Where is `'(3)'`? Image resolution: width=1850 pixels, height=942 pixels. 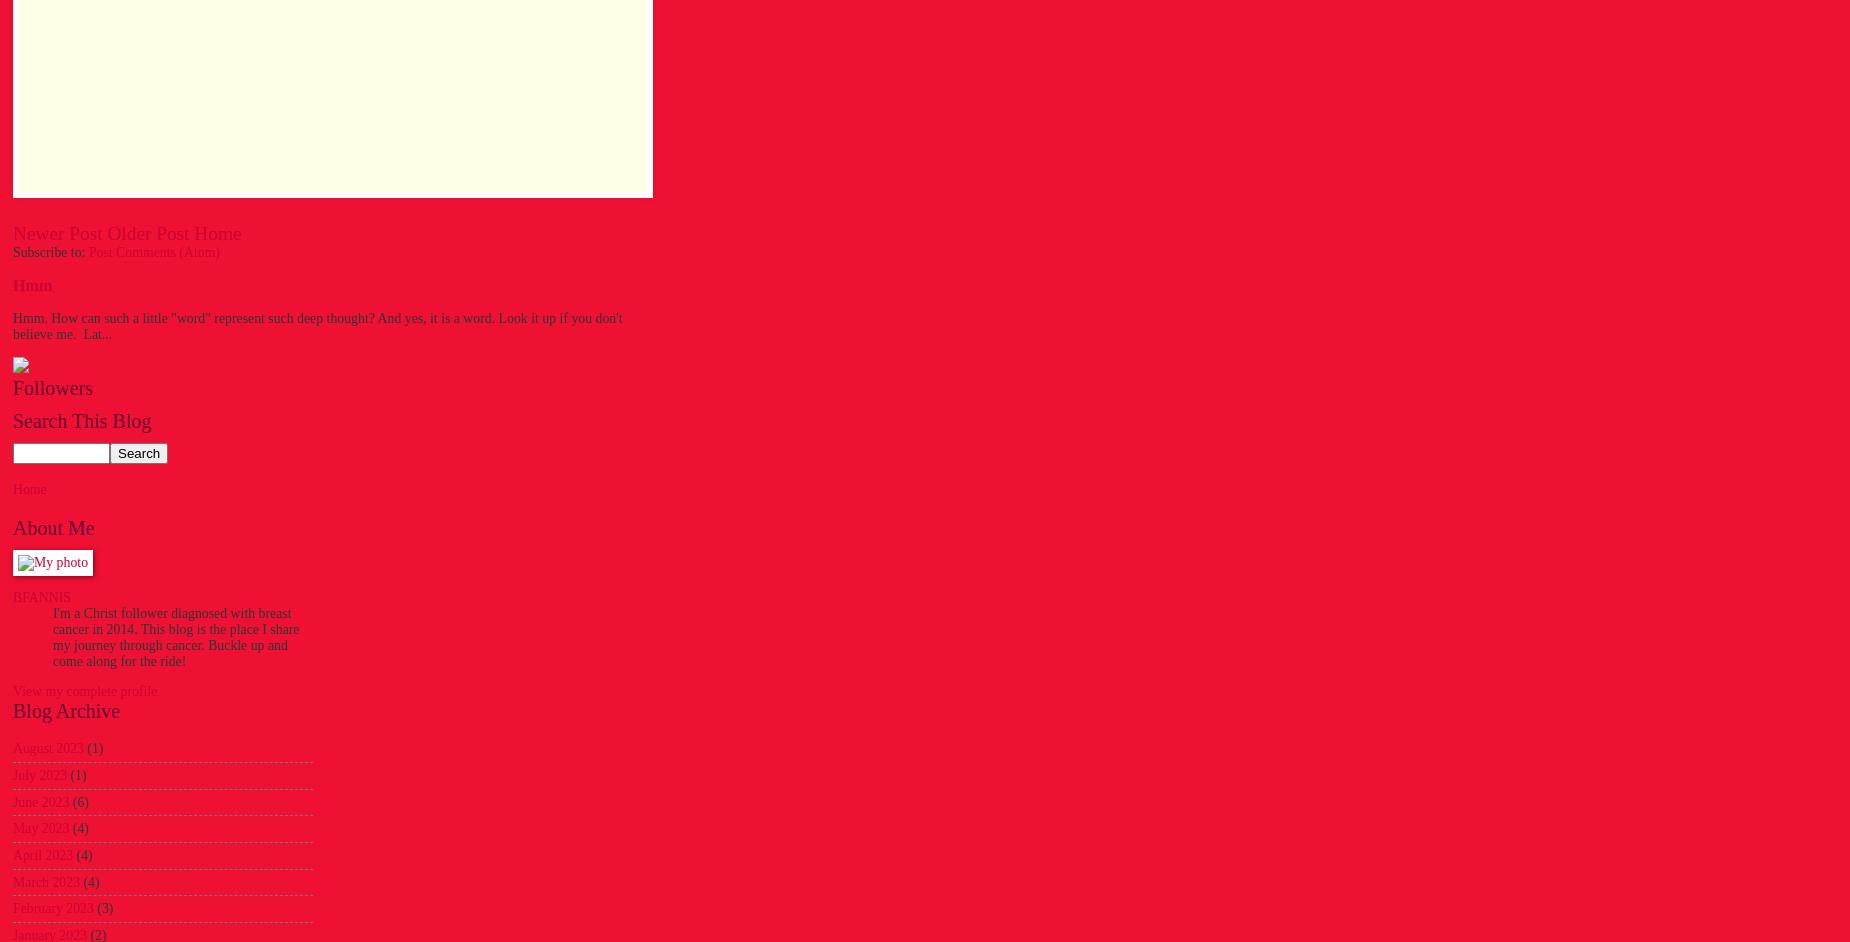
'(3)' is located at coordinates (102, 907).